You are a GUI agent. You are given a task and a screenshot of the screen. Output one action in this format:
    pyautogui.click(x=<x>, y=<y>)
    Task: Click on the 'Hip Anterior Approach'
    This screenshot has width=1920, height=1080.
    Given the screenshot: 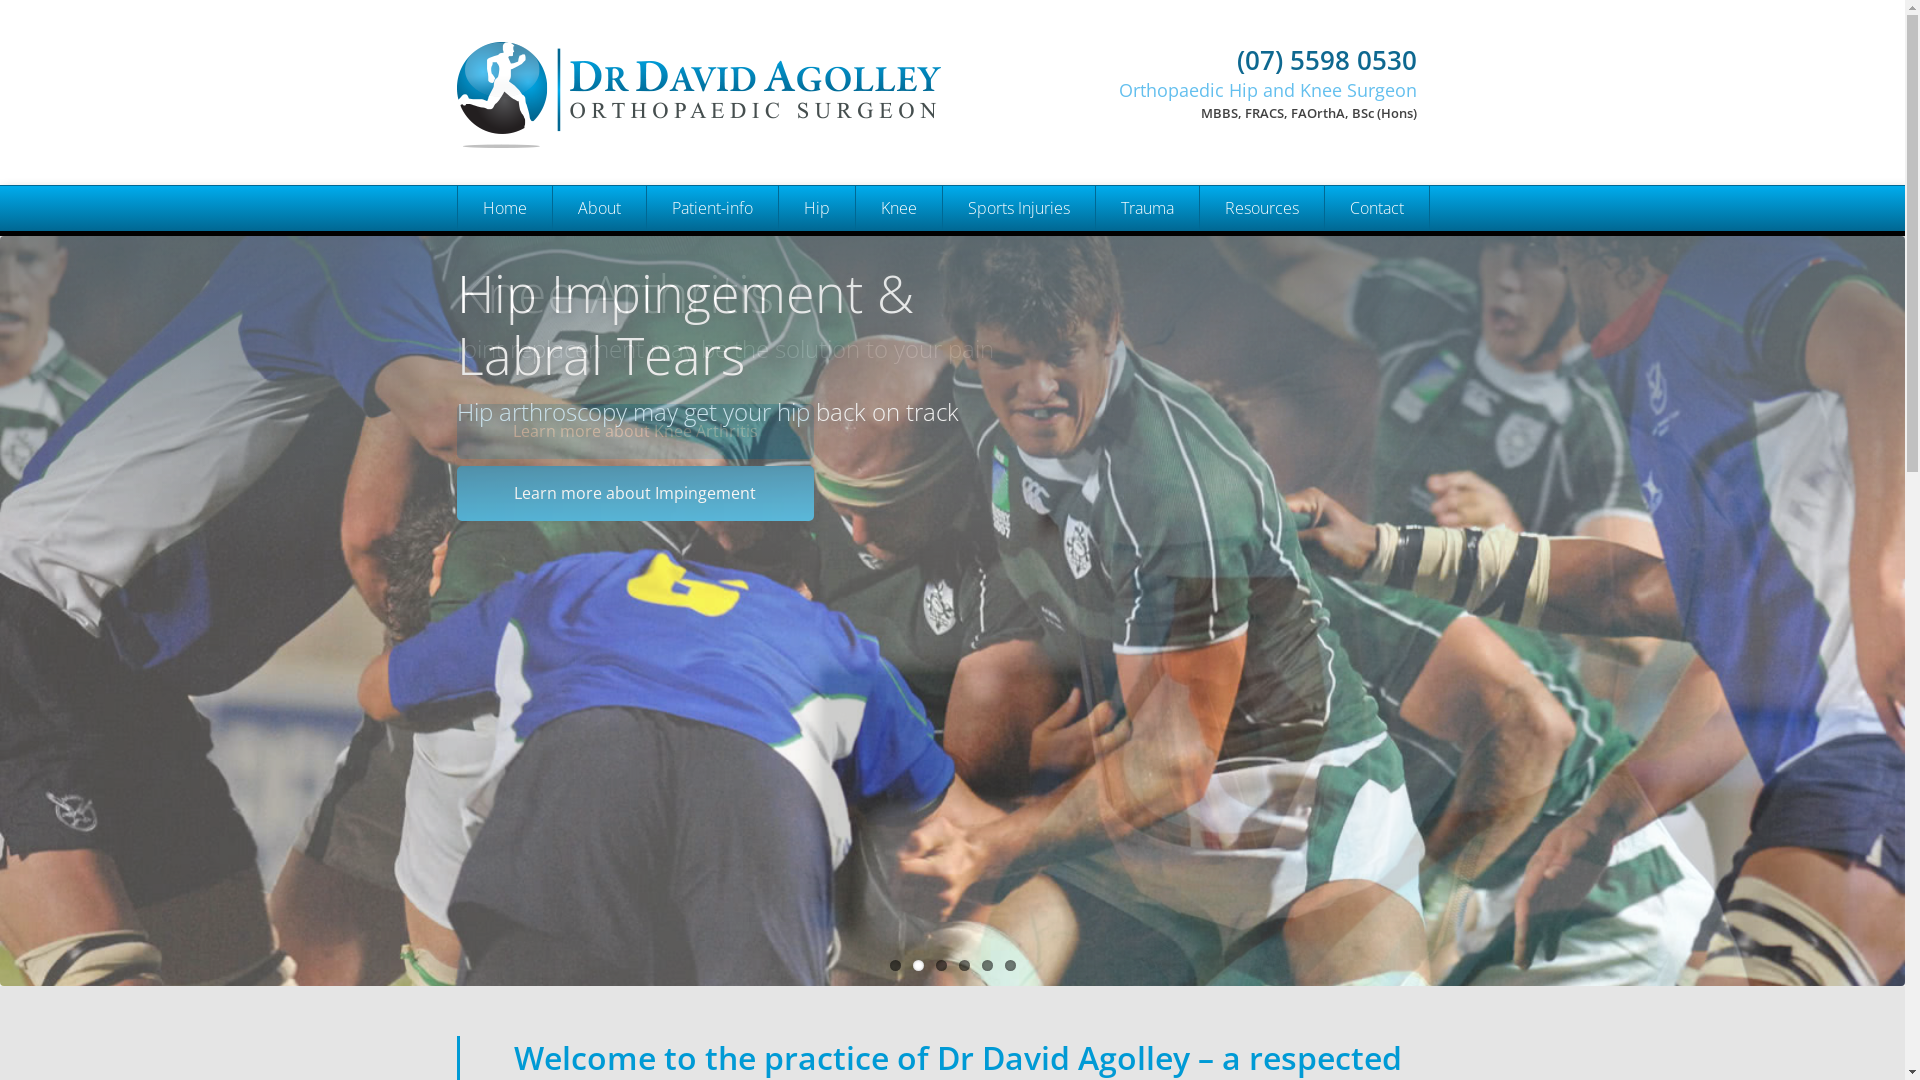 What is the action you would take?
    pyautogui.click(x=776, y=568)
    